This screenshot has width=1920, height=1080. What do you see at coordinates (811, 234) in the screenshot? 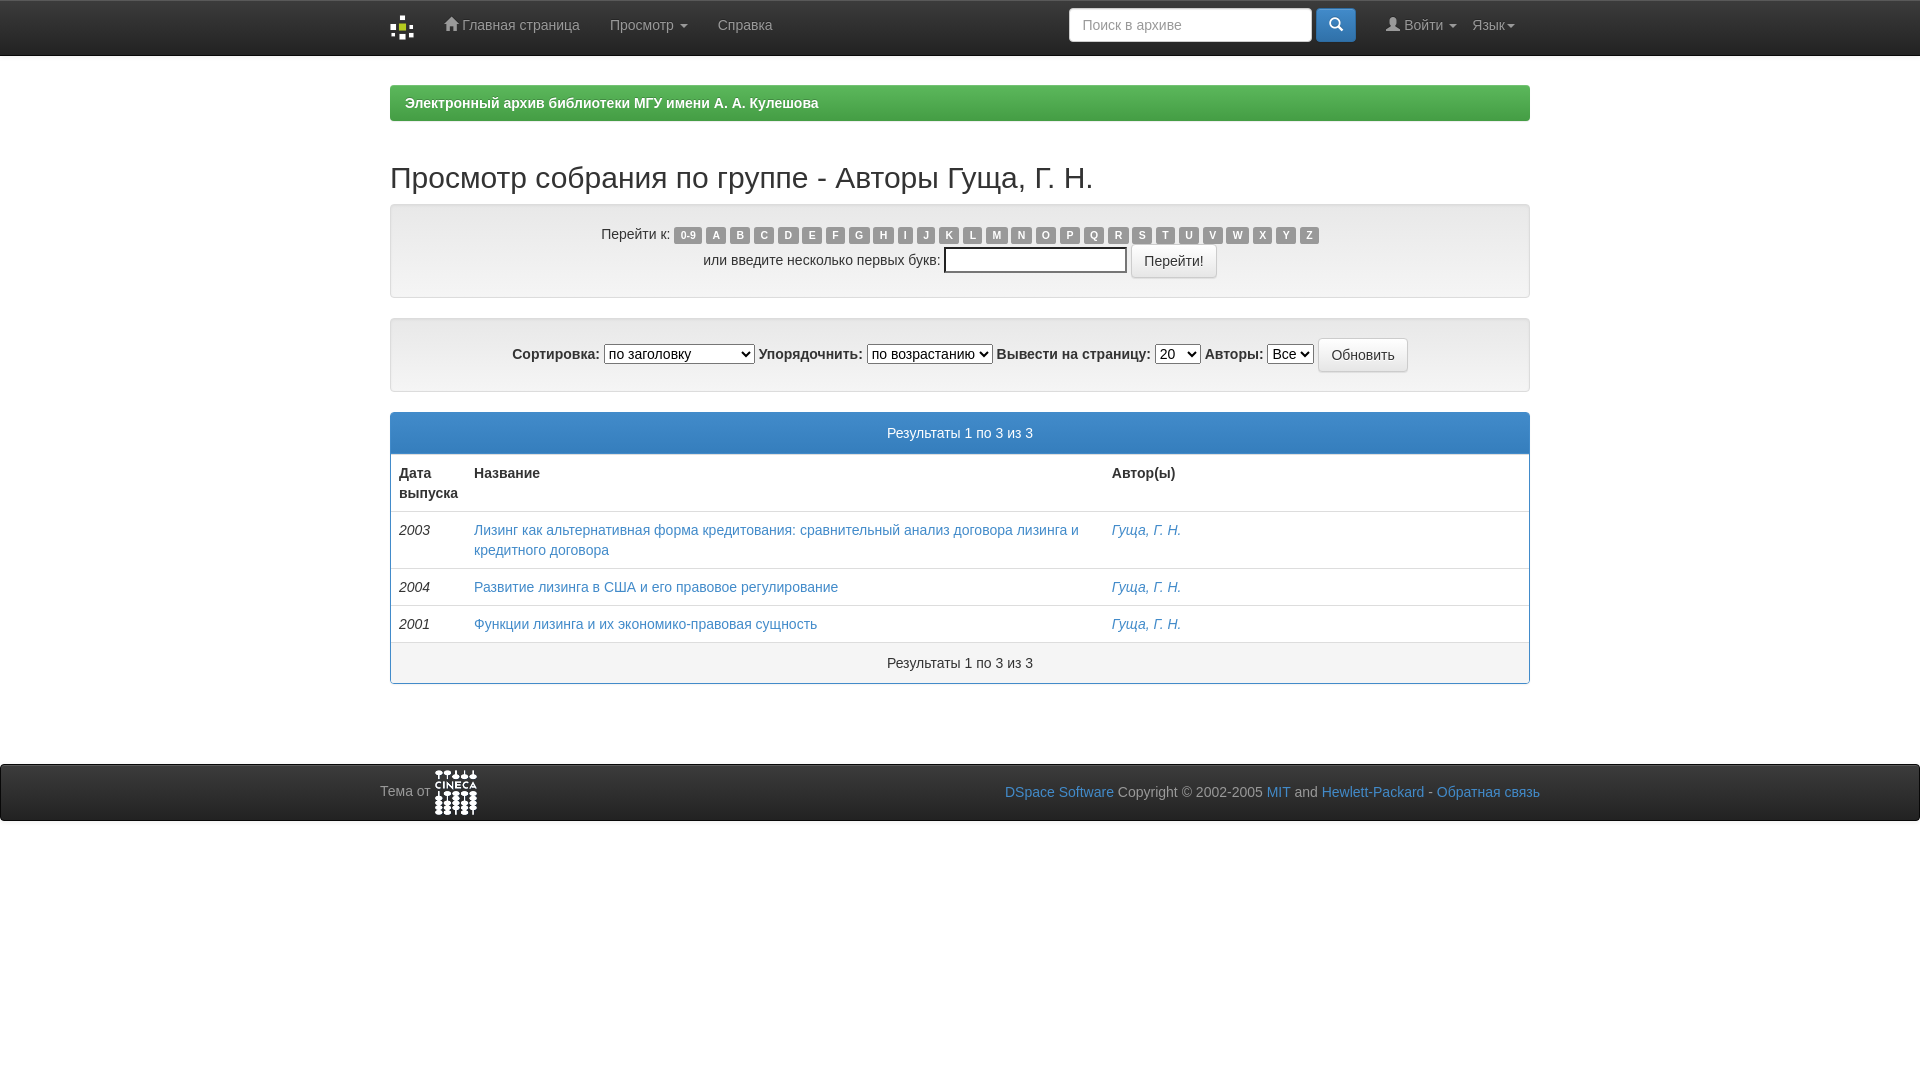
I see `'E'` at bounding box center [811, 234].